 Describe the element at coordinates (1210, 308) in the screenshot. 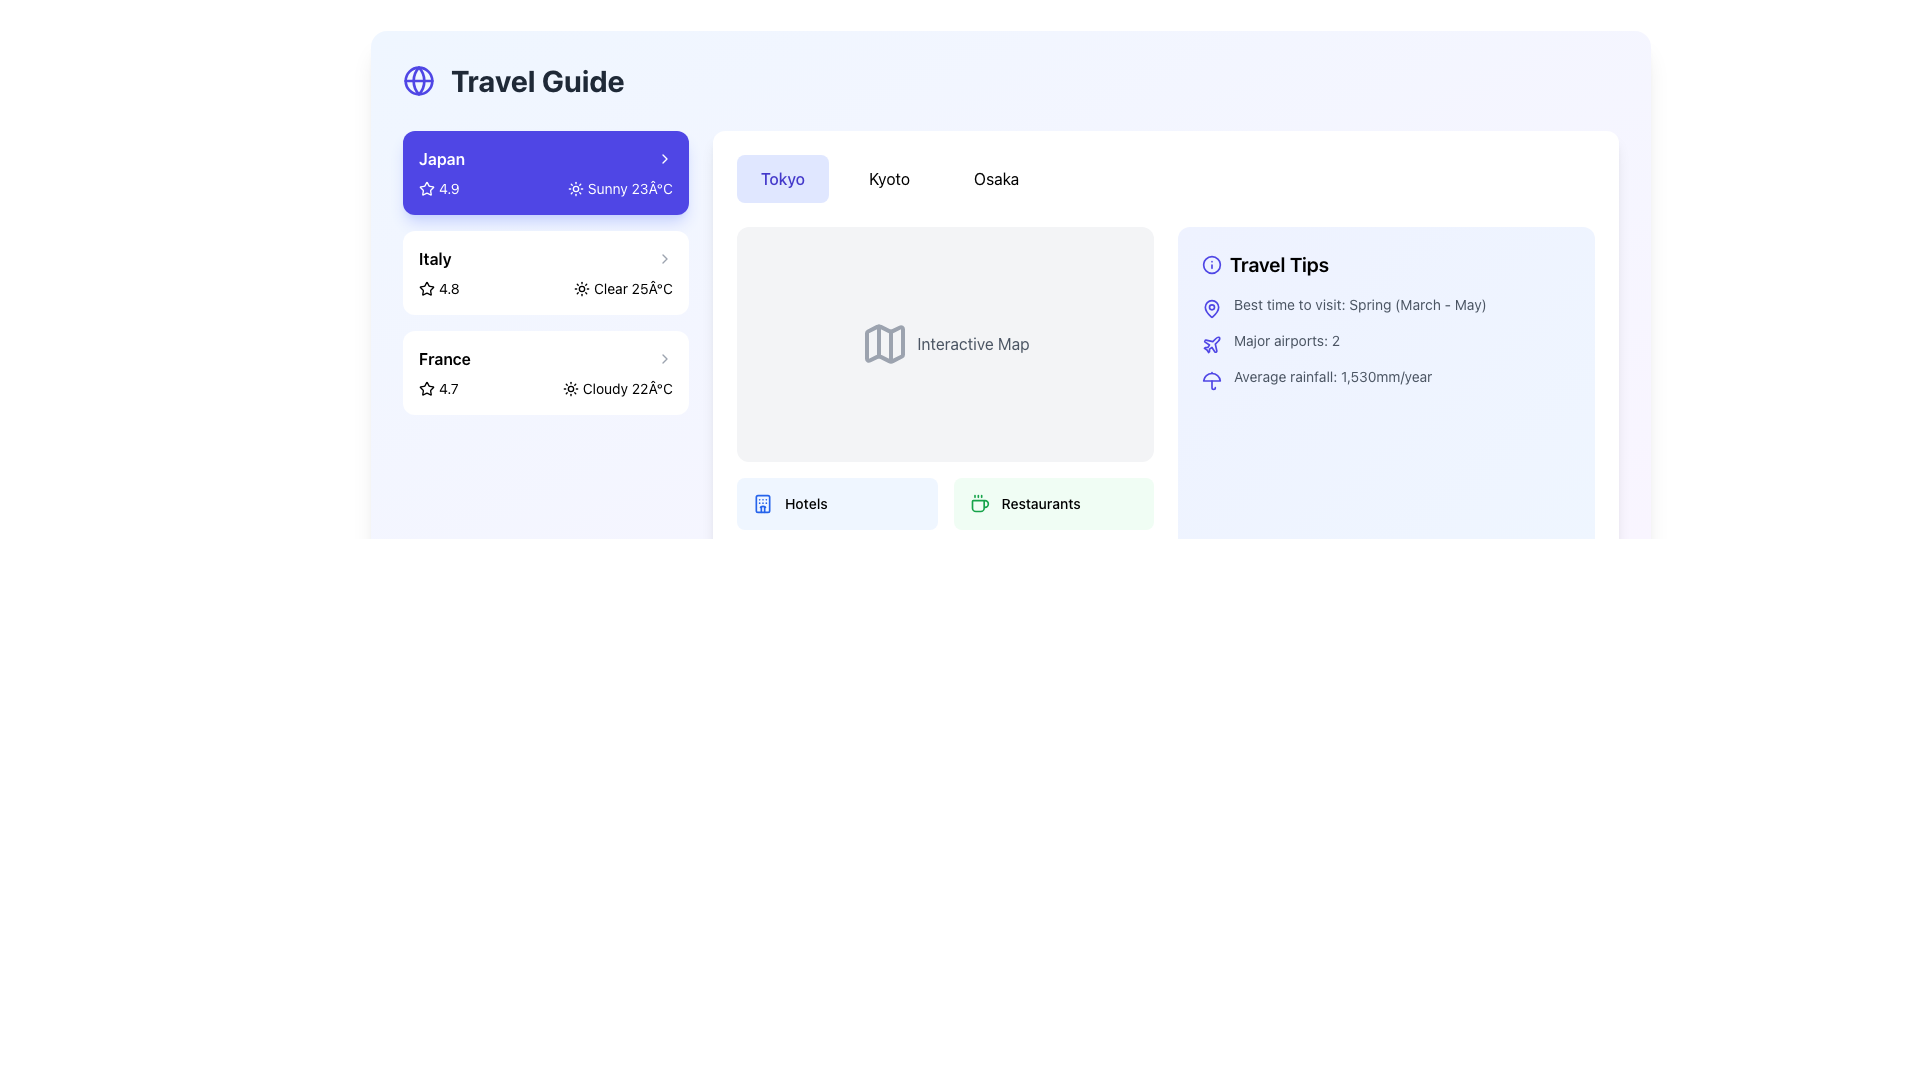

I see `the blue pin icon in the 'Travel Tips' section, which is adjacent to the tip 'Best time to visit: Spring (March - May)', to possibly see tooltip information` at that location.